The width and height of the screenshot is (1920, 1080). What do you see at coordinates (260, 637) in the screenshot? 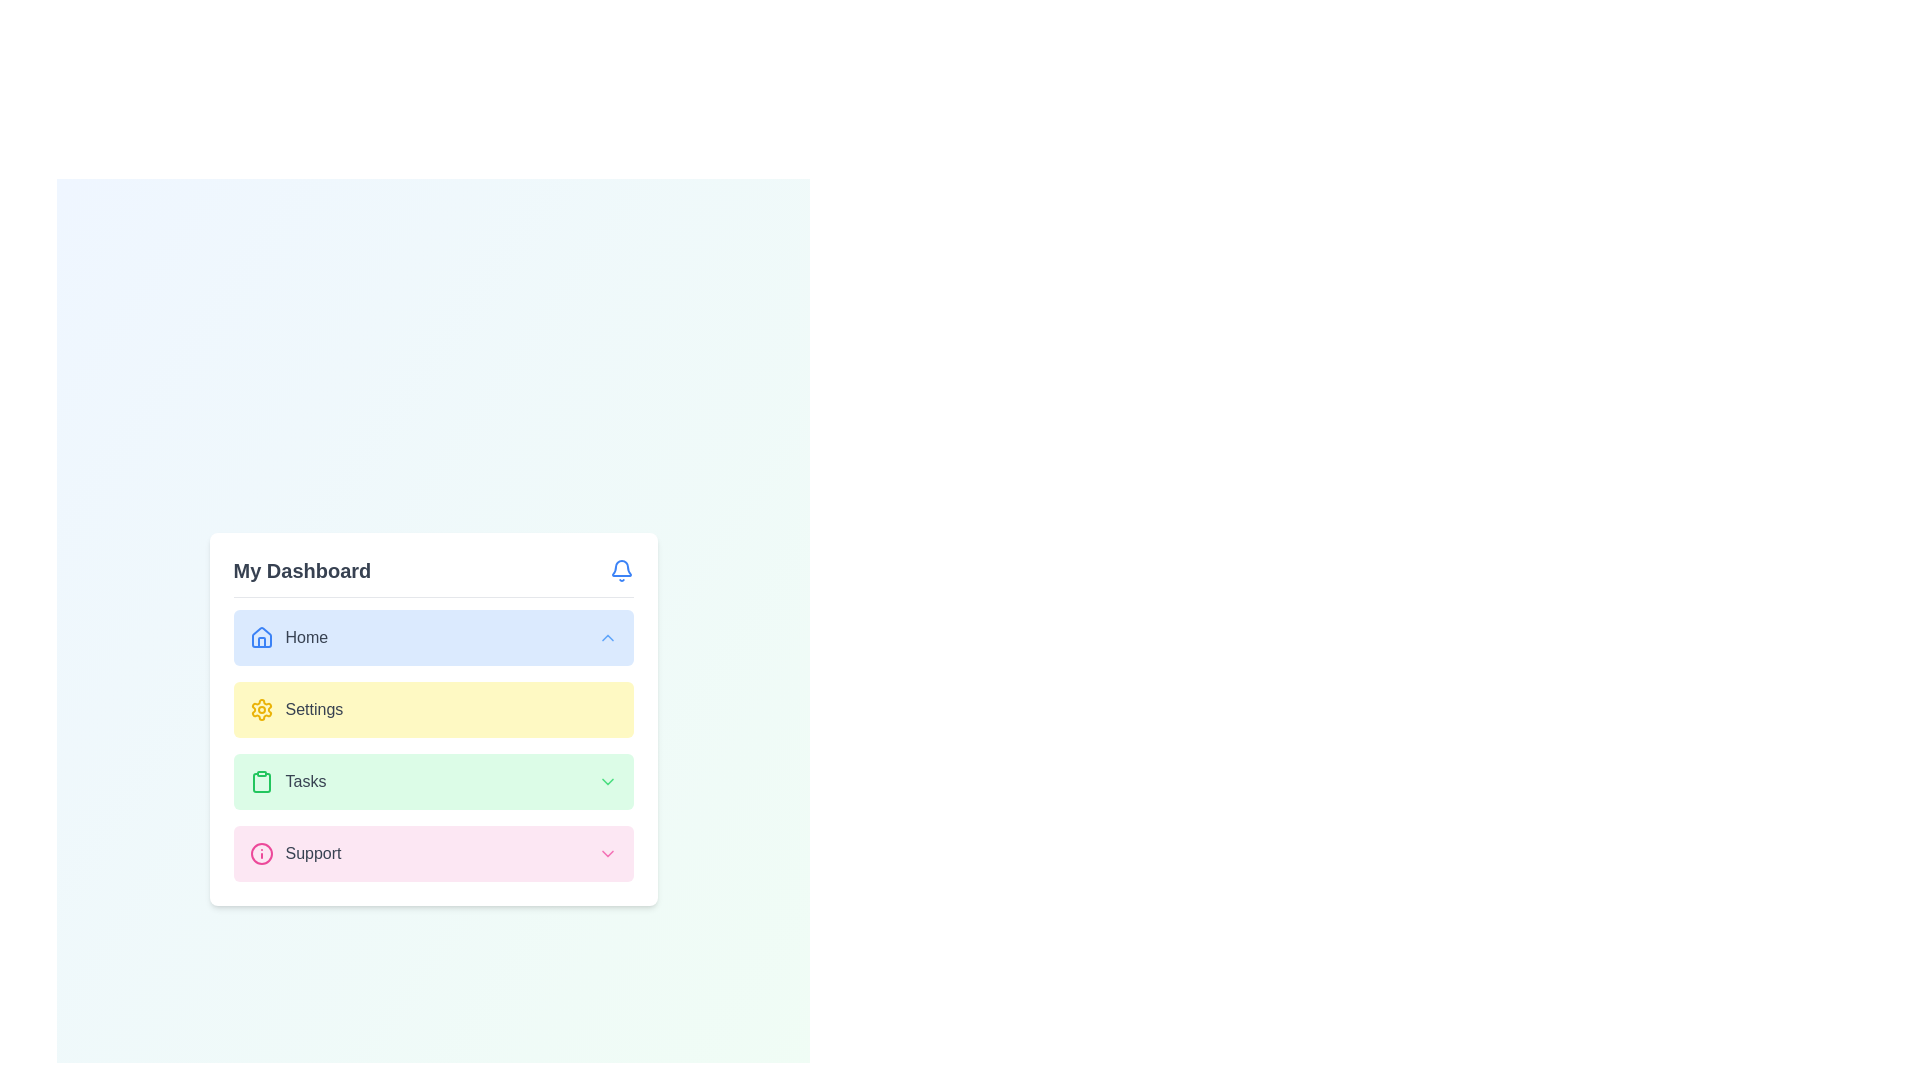
I see `the blue house icon located to the left of the 'Home' text in the first row of the 'My Dashboard' menu` at bounding box center [260, 637].